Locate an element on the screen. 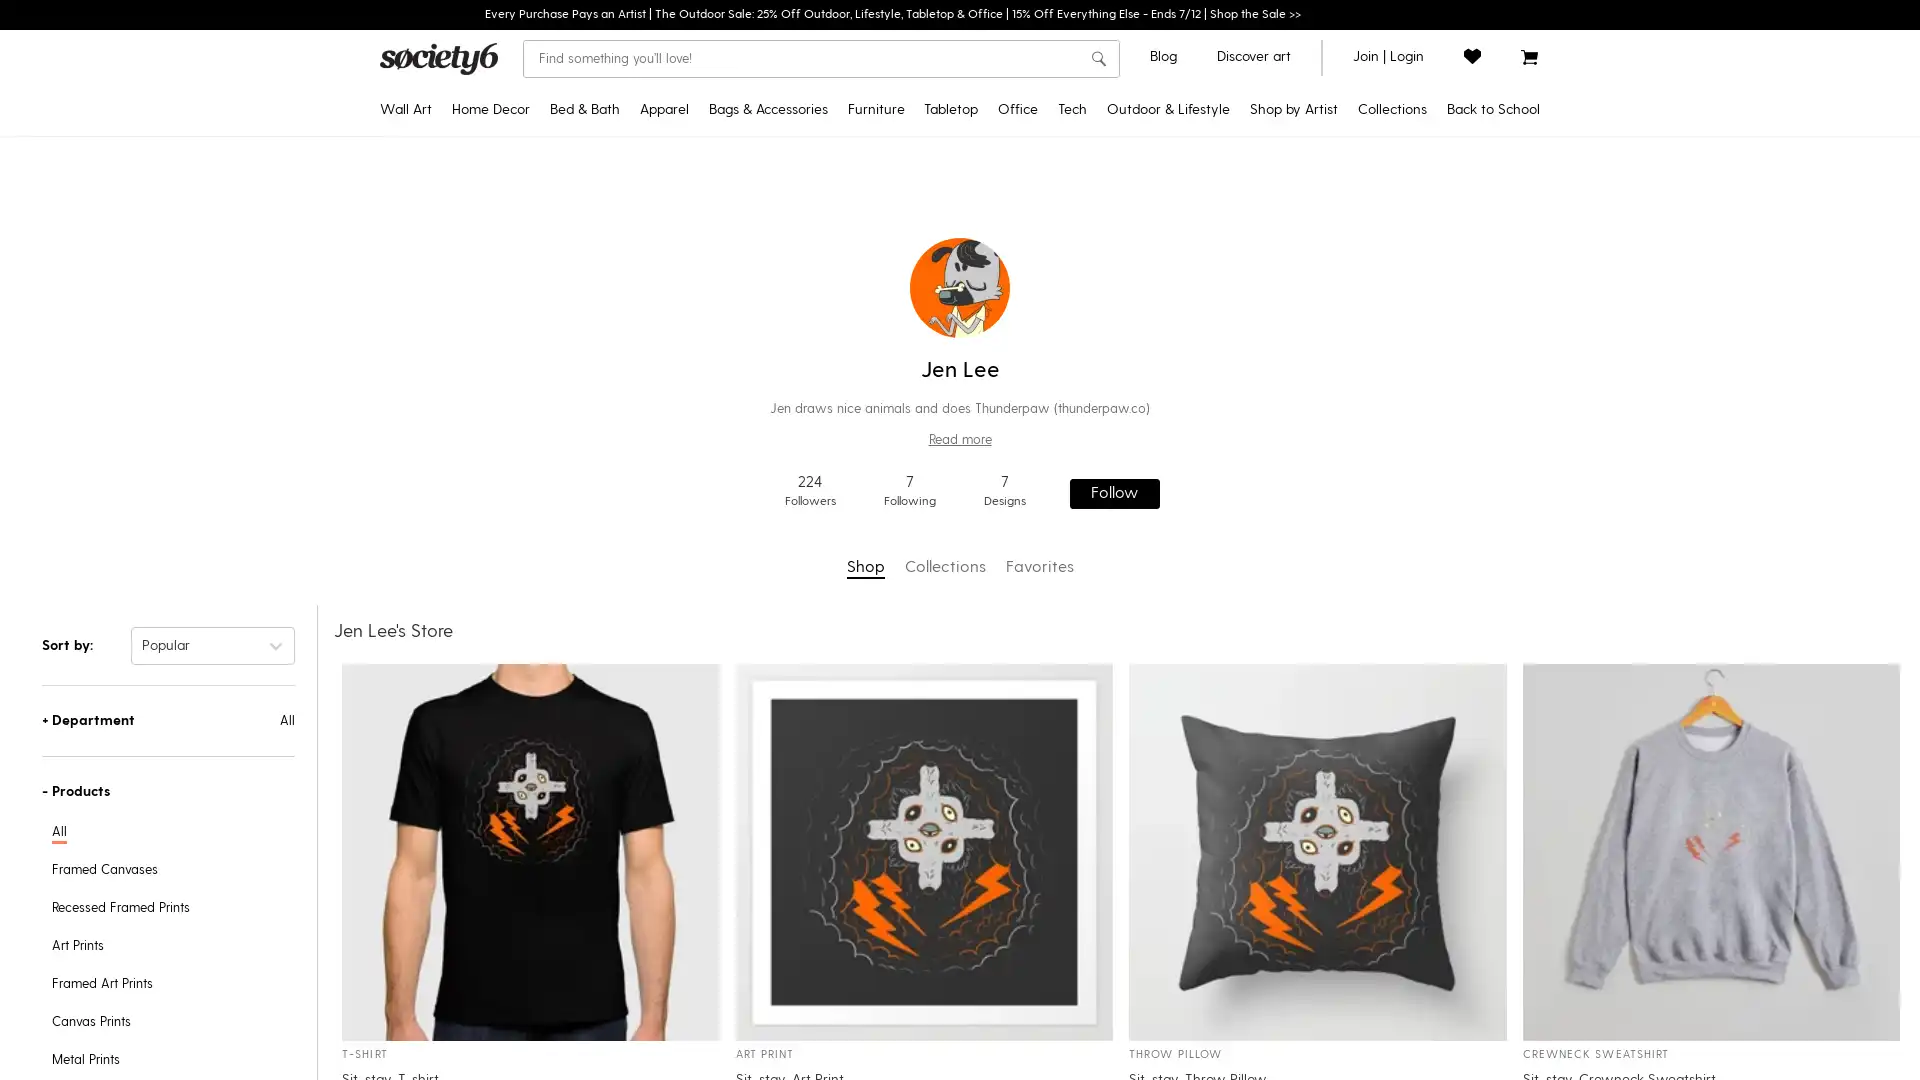  iPhone Wallet Cases is located at coordinates (1143, 224).